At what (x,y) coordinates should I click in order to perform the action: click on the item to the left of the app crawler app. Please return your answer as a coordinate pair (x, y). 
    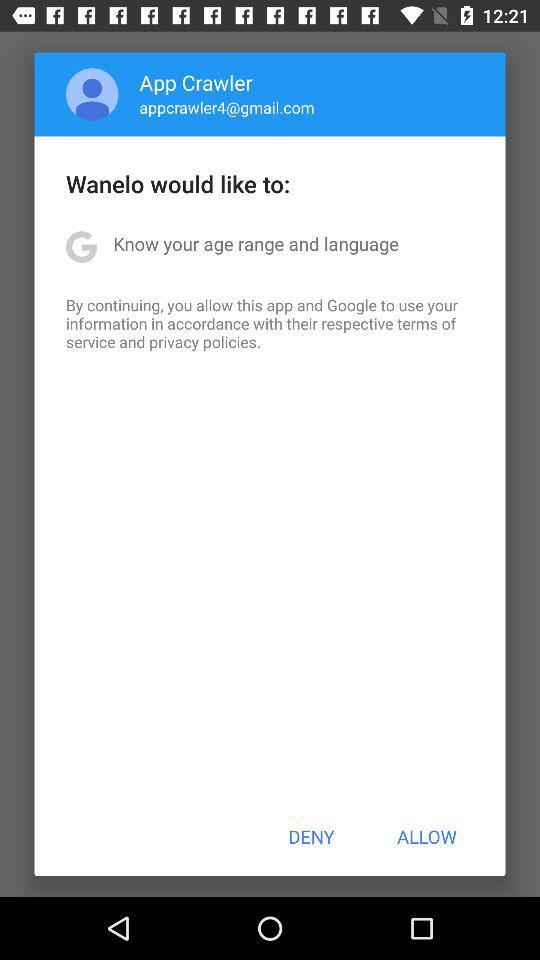
    Looking at the image, I should click on (91, 94).